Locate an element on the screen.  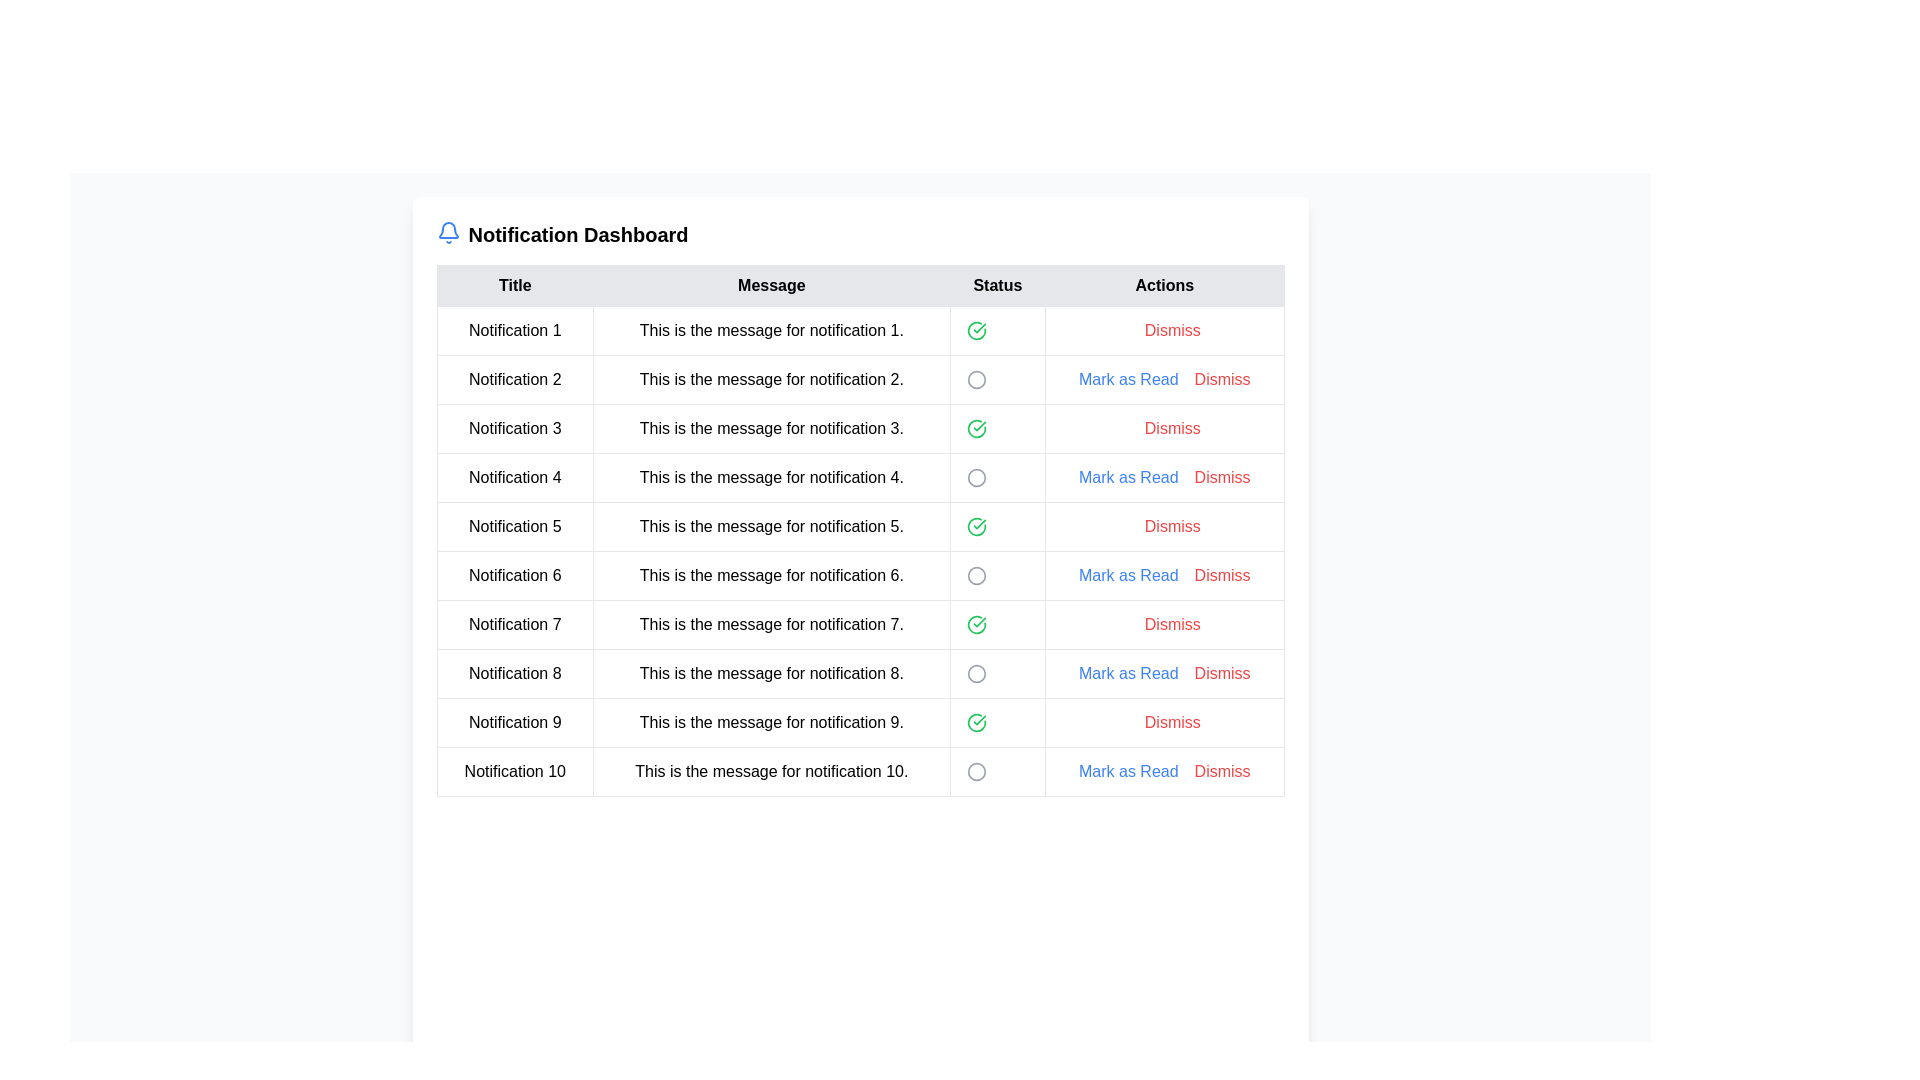
the text message that reads 'This is the message for notification 2.' located in the second row of the notifications list under the 'Message' column is located at coordinates (770, 380).